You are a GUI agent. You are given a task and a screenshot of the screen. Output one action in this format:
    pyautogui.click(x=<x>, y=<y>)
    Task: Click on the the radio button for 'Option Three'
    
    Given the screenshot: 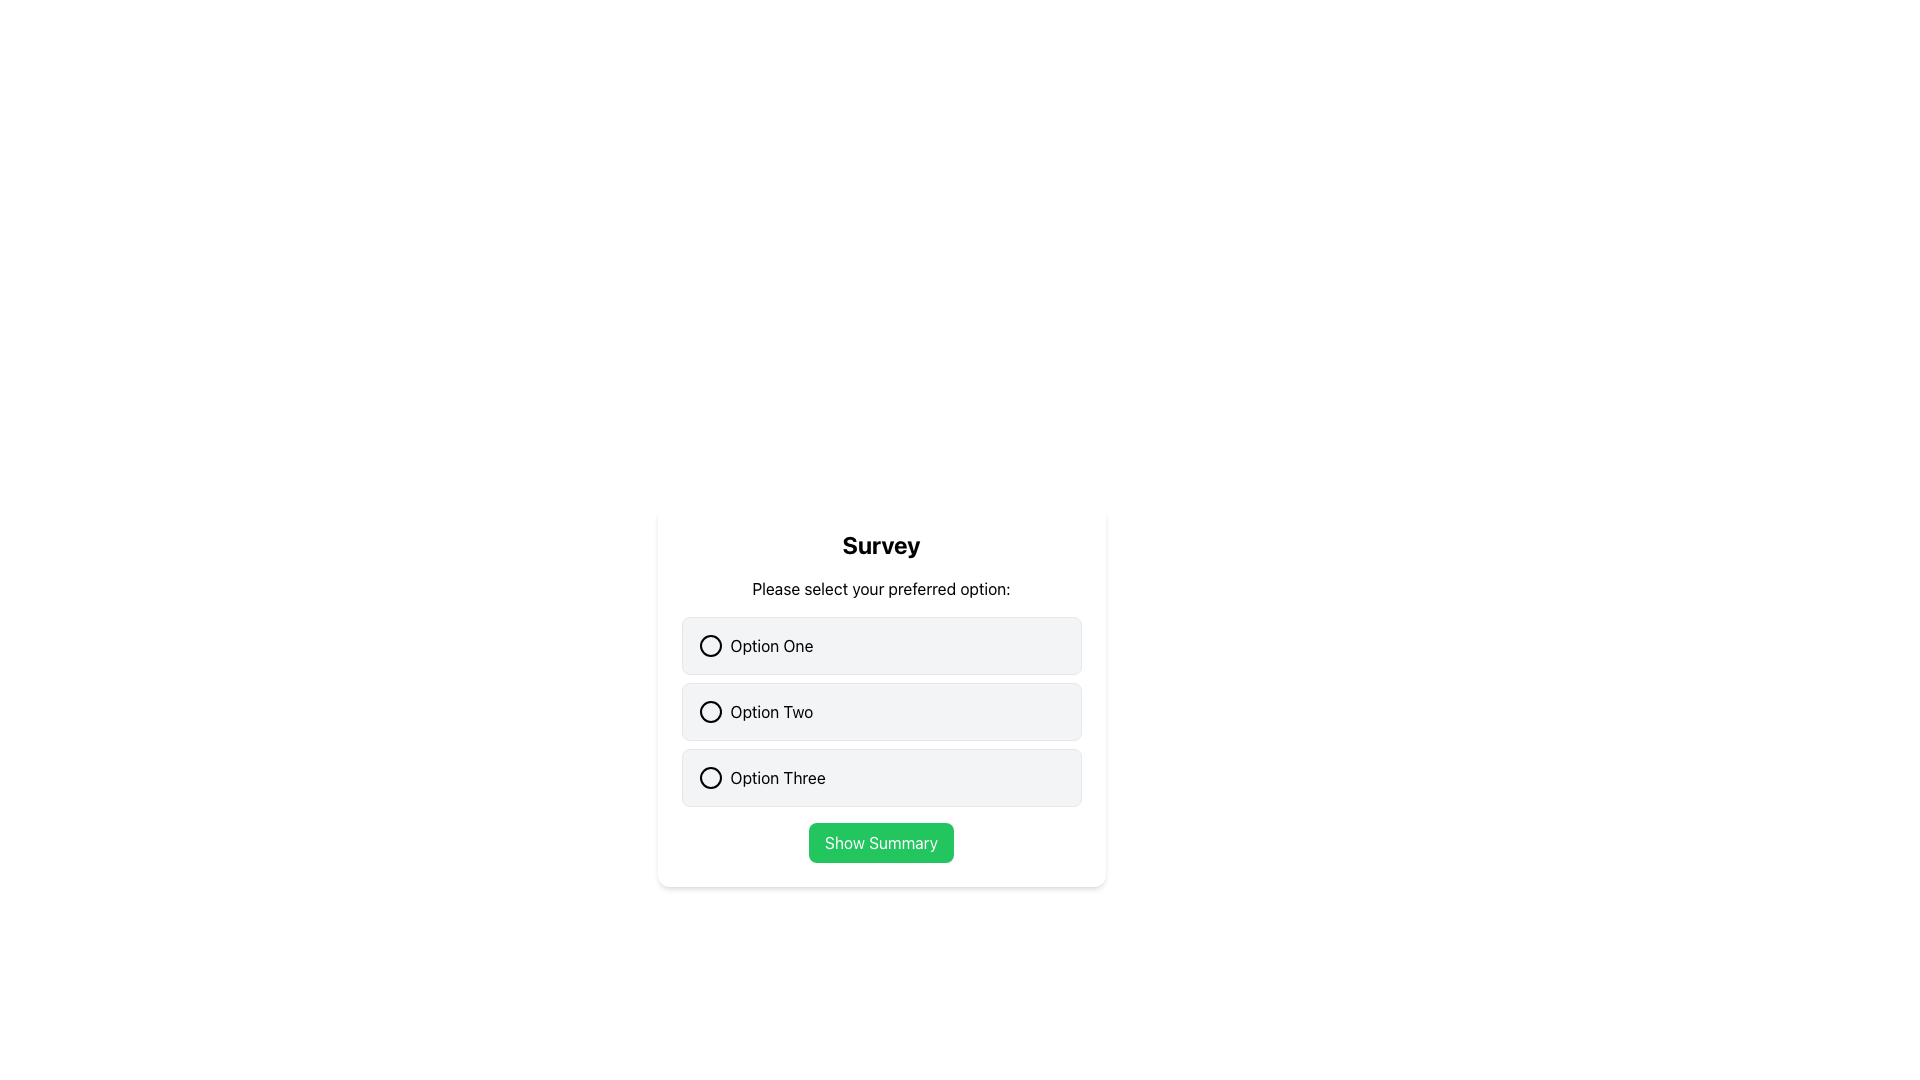 What is the action you would take?
    pyautogui.click(x=710, y=777)
    